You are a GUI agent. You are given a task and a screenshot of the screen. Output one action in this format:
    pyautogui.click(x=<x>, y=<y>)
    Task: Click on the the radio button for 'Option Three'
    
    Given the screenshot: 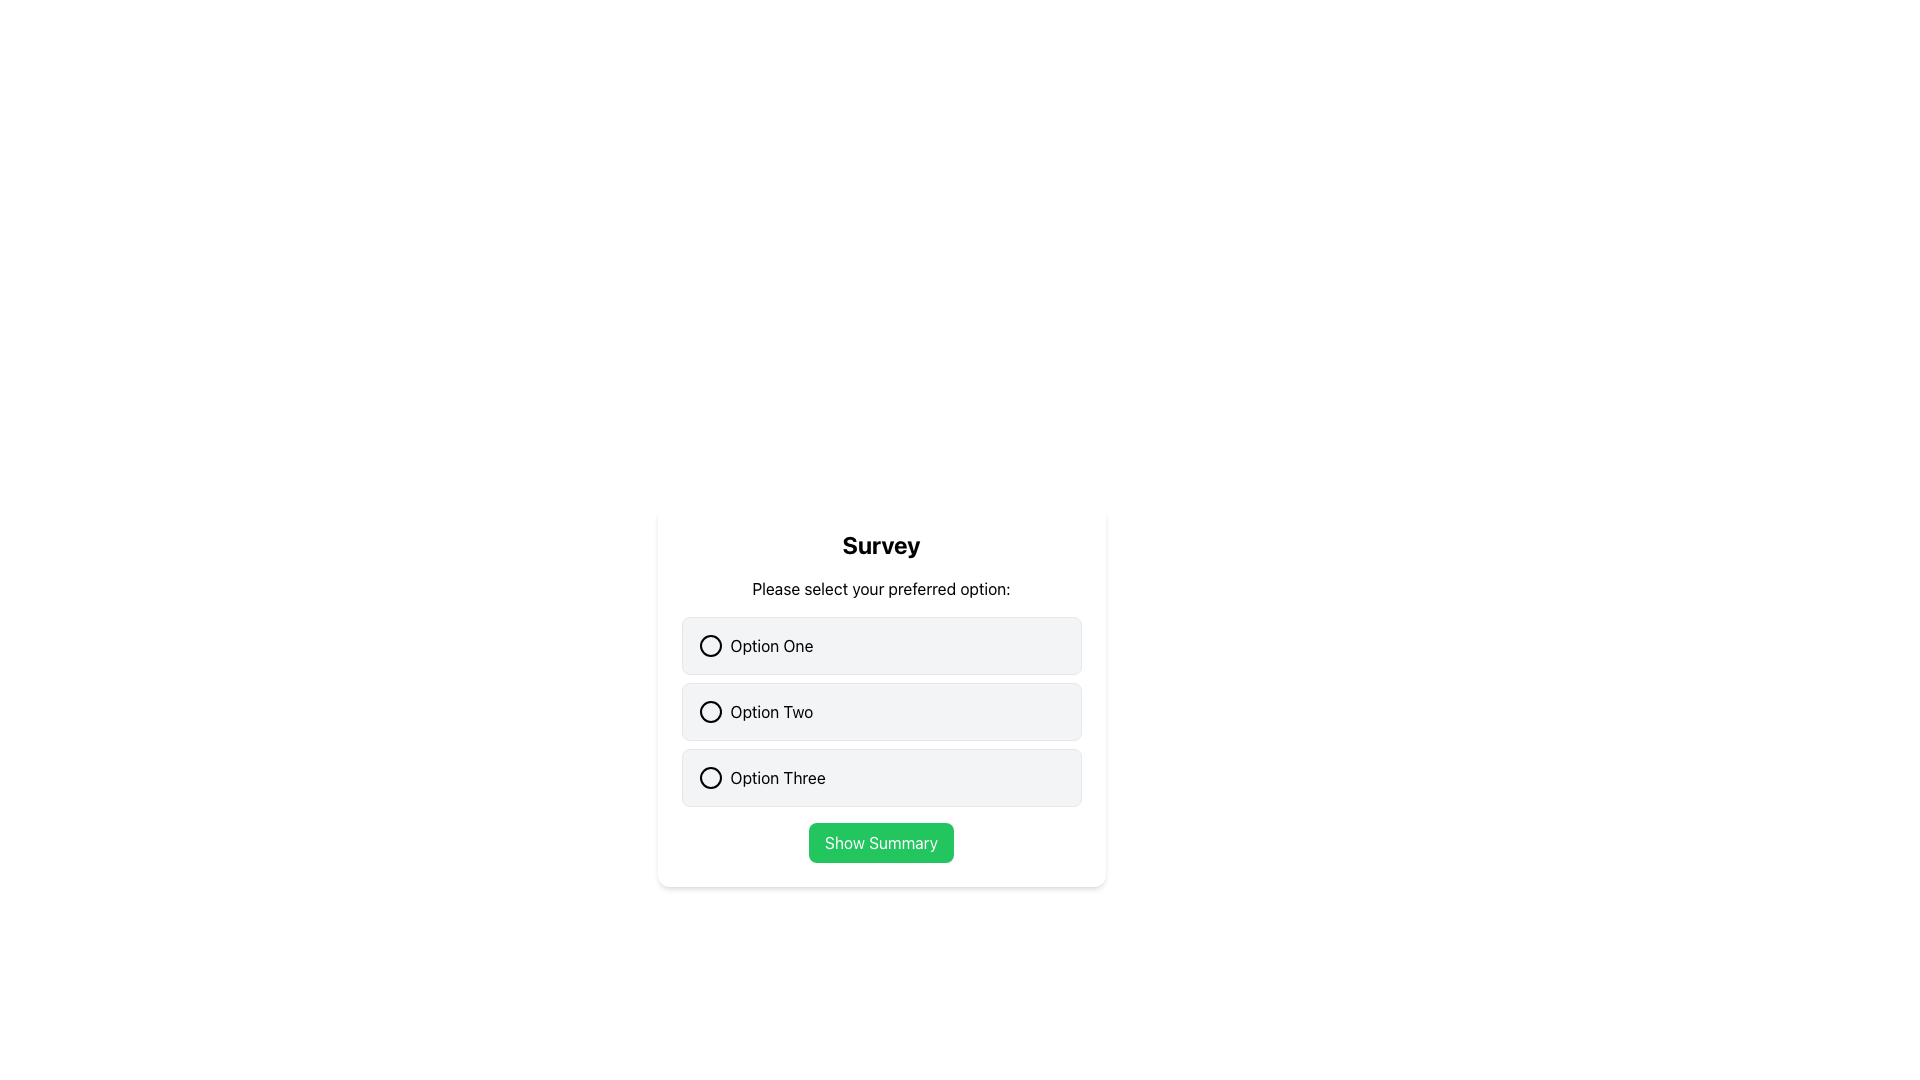 What is the action you would take?
    pyautogui.click(x=710, y=777)
    